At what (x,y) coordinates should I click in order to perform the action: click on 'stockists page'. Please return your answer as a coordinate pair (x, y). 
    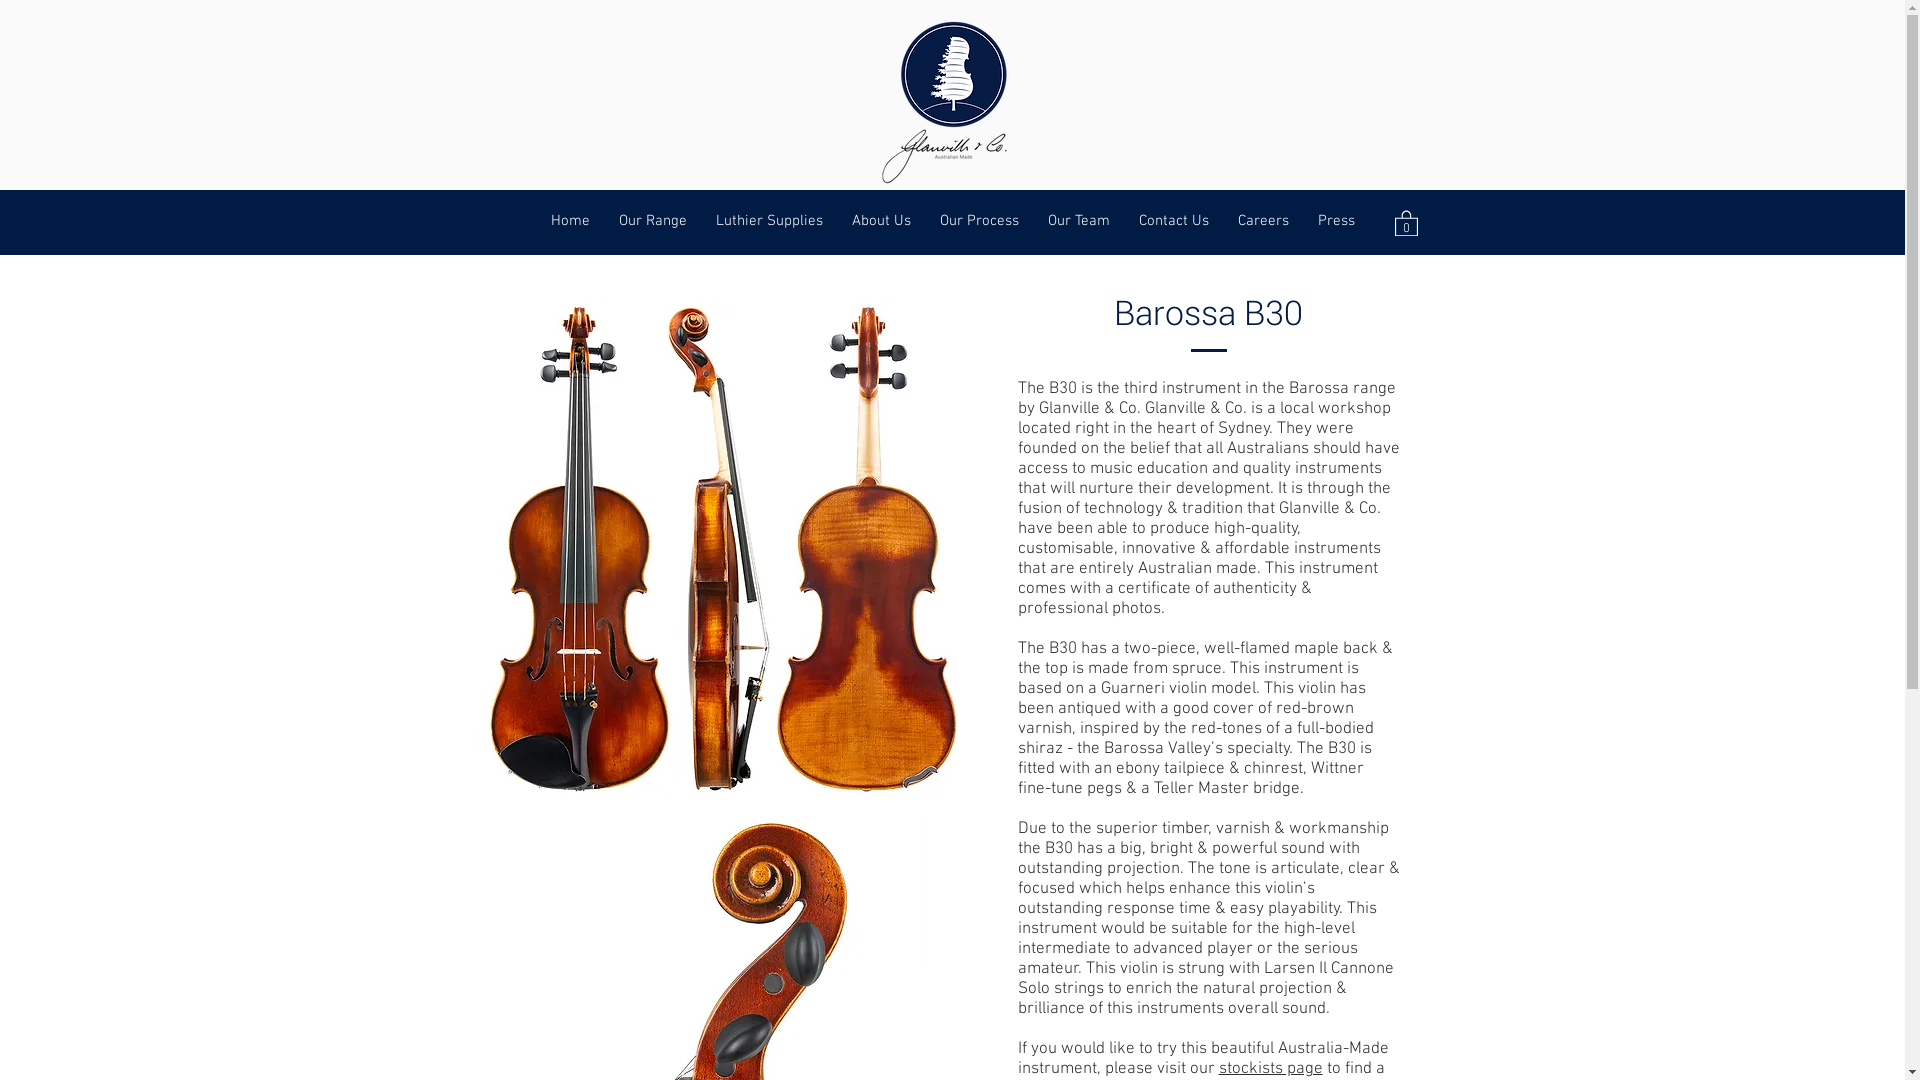
    Looking at the image, I should click on (1217, 1067).